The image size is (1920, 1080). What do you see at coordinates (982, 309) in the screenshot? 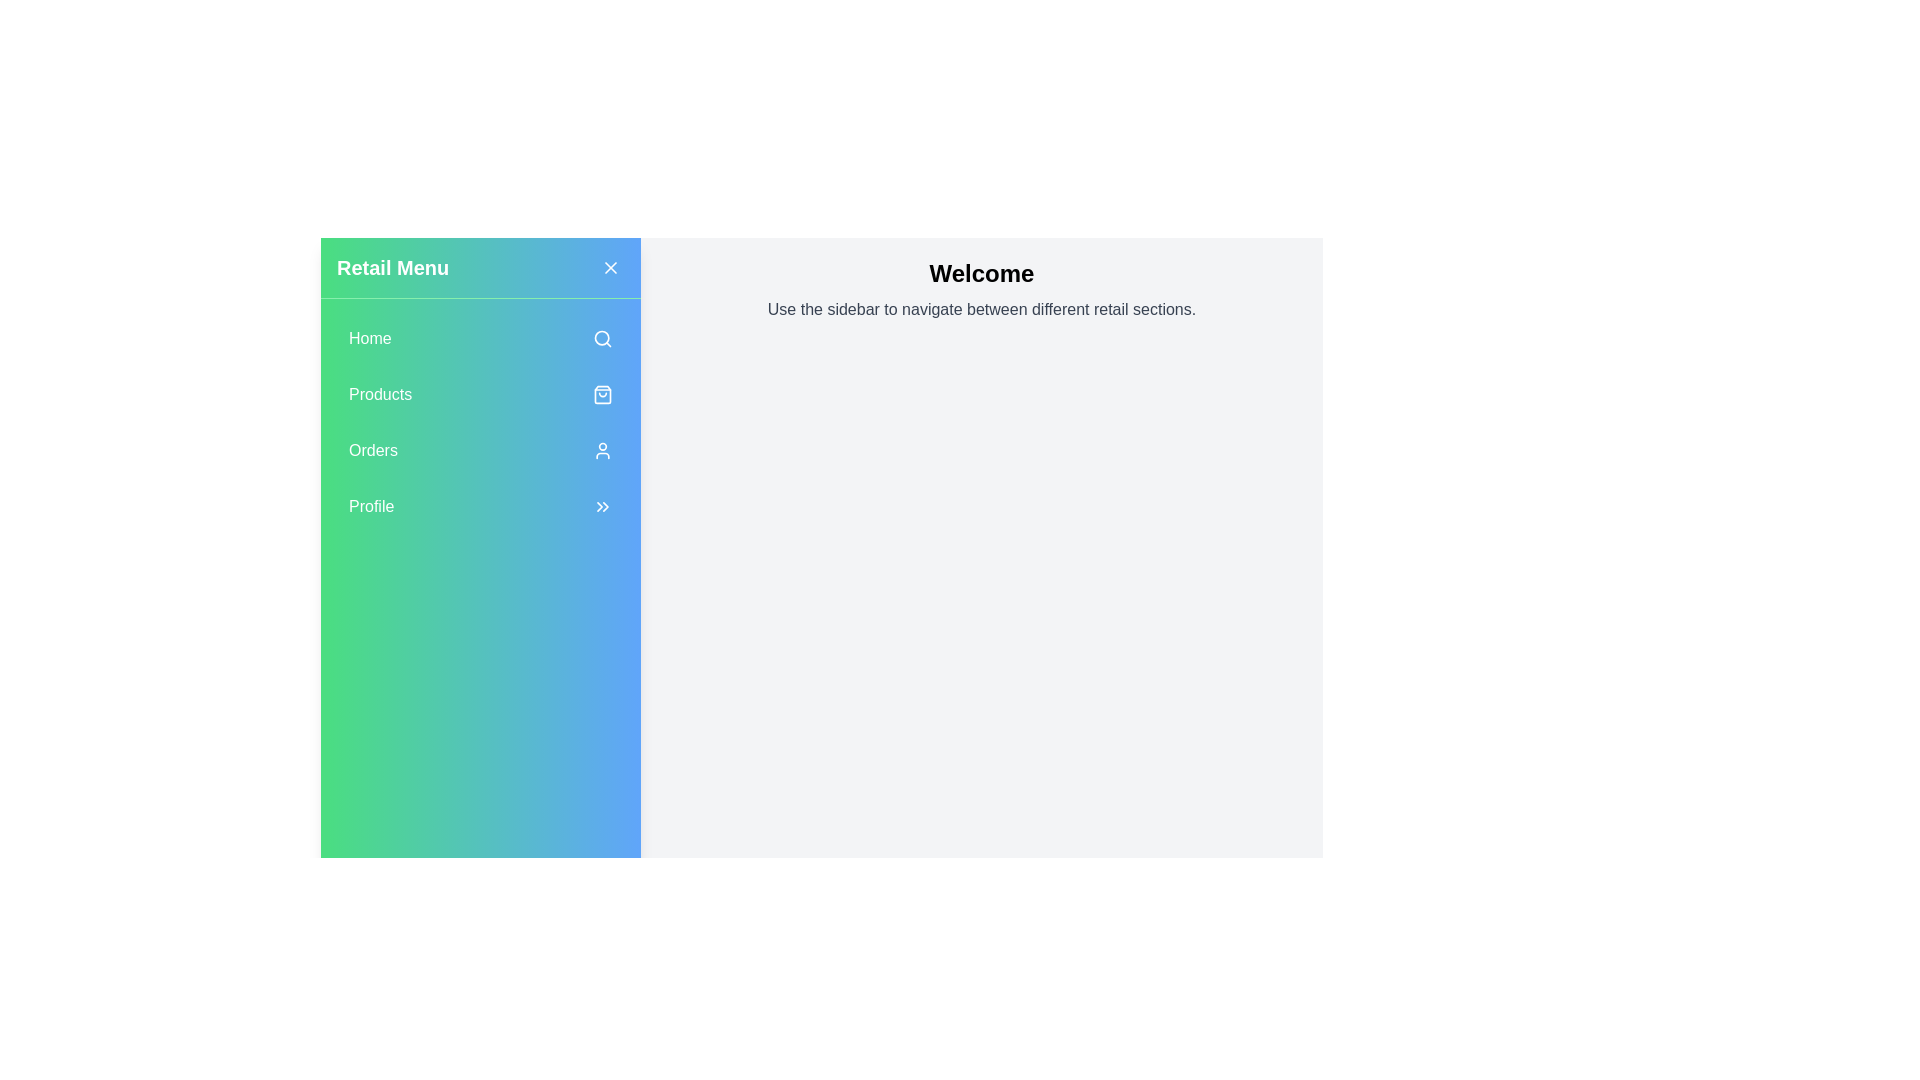
I see `the informative instruction text located below the 'Welcome' heading, which guides users on how to navigate the interface using the sidebar` at bounding box center [982, 309].